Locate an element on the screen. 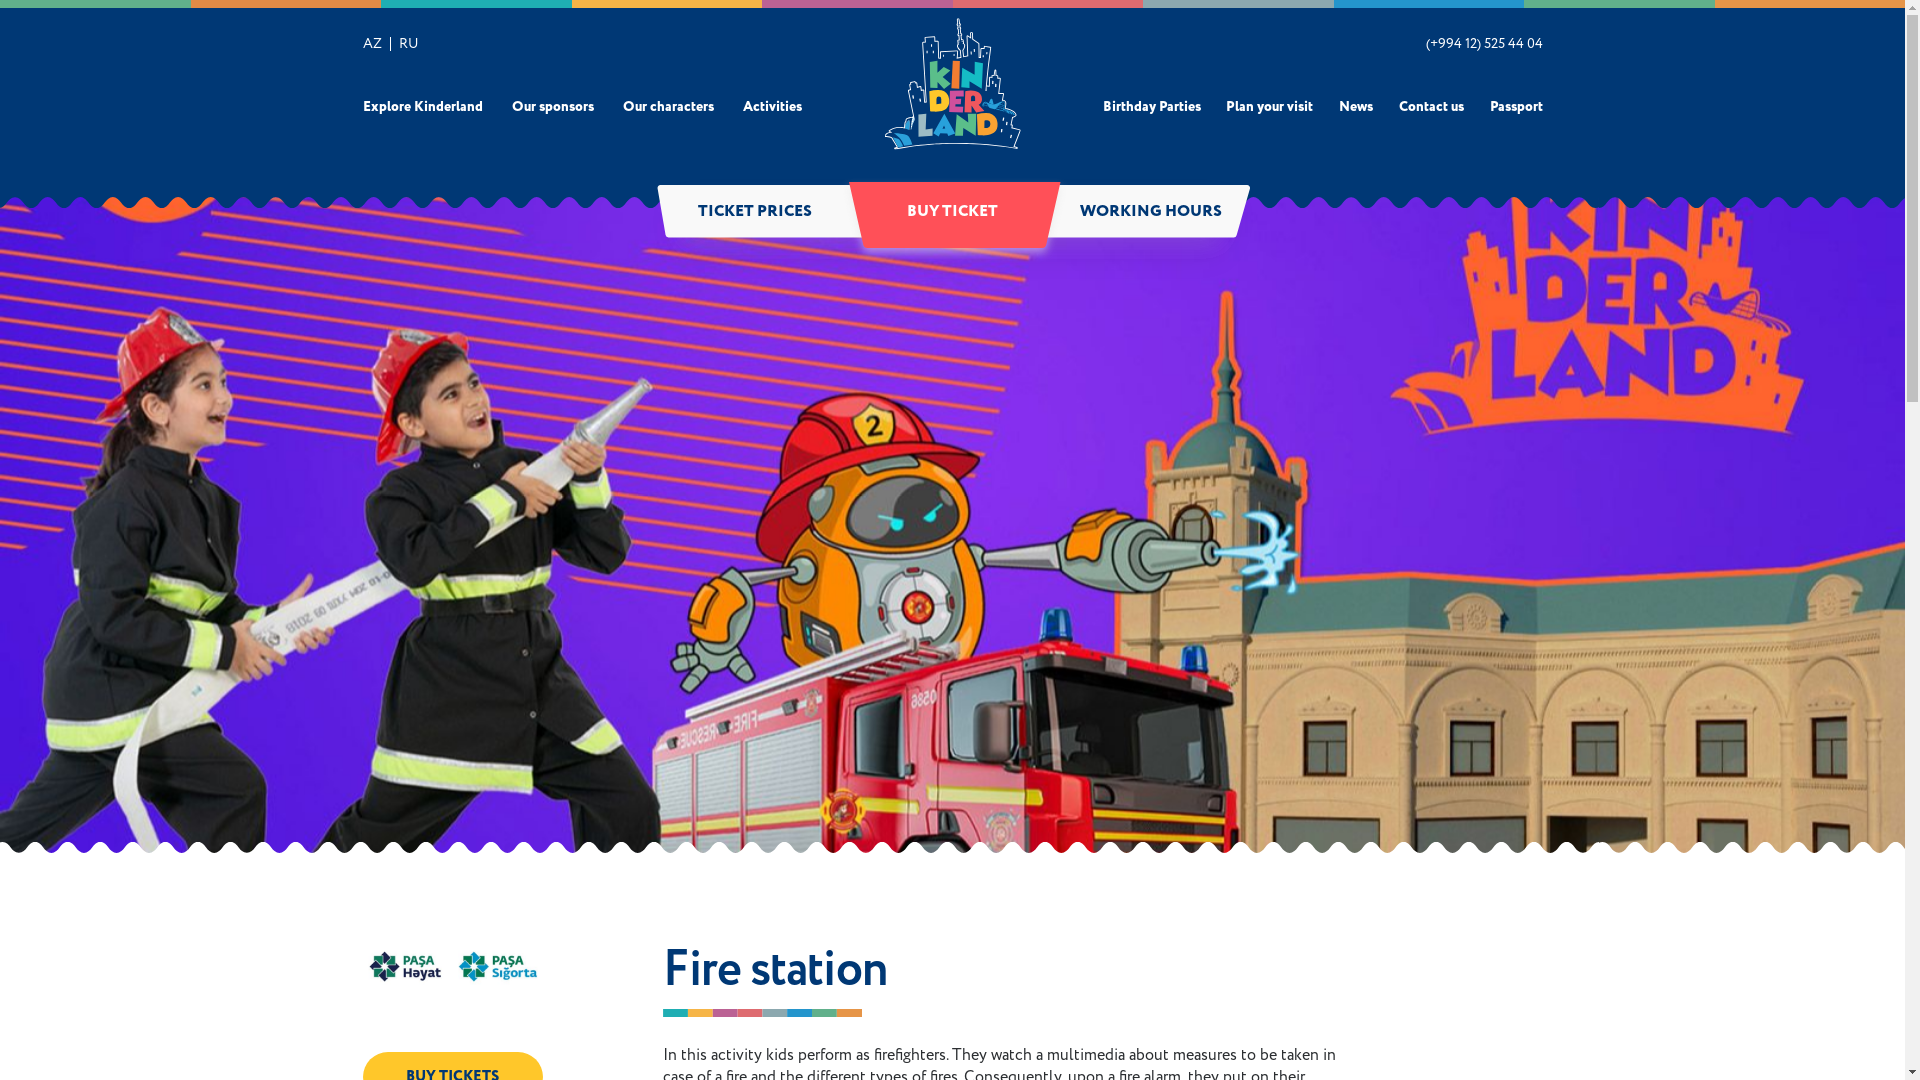 The height and width of the screenshot is (1080, 1920). 'RU' is located at coordinates (407, 43).